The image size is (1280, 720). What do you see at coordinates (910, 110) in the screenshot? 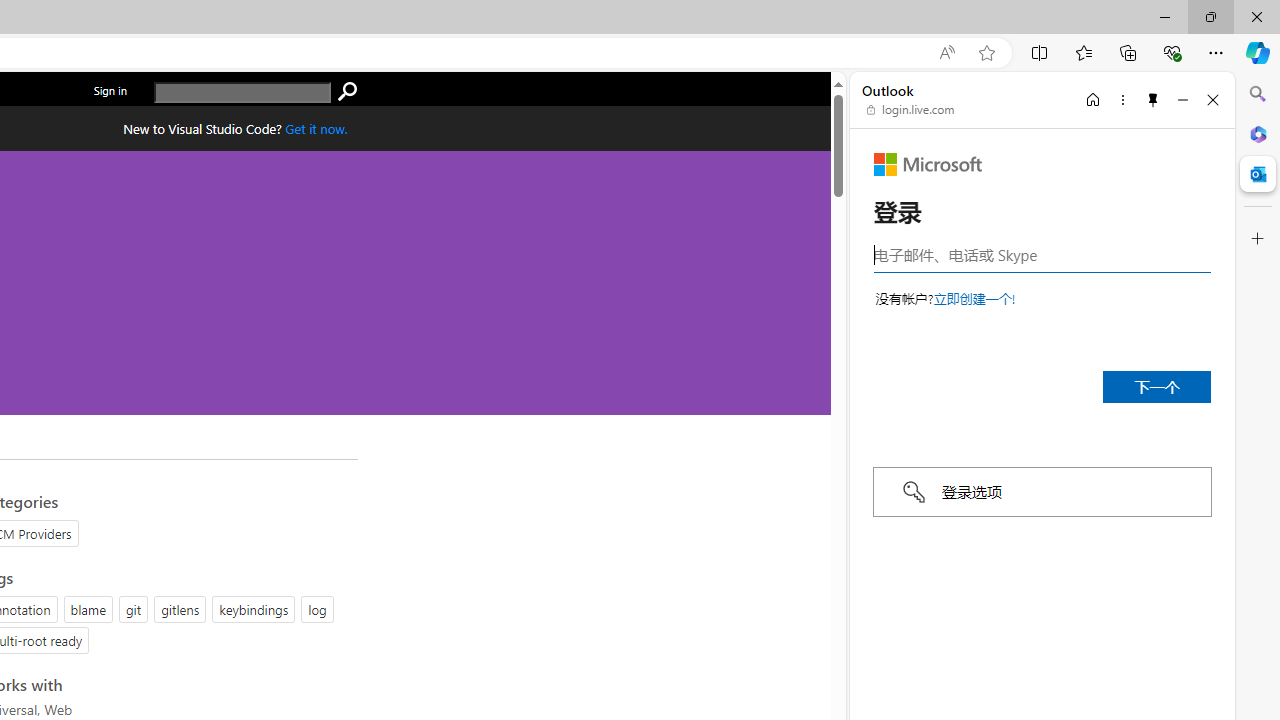
I see `'login.live.com'` at bounding box center [910, 110].